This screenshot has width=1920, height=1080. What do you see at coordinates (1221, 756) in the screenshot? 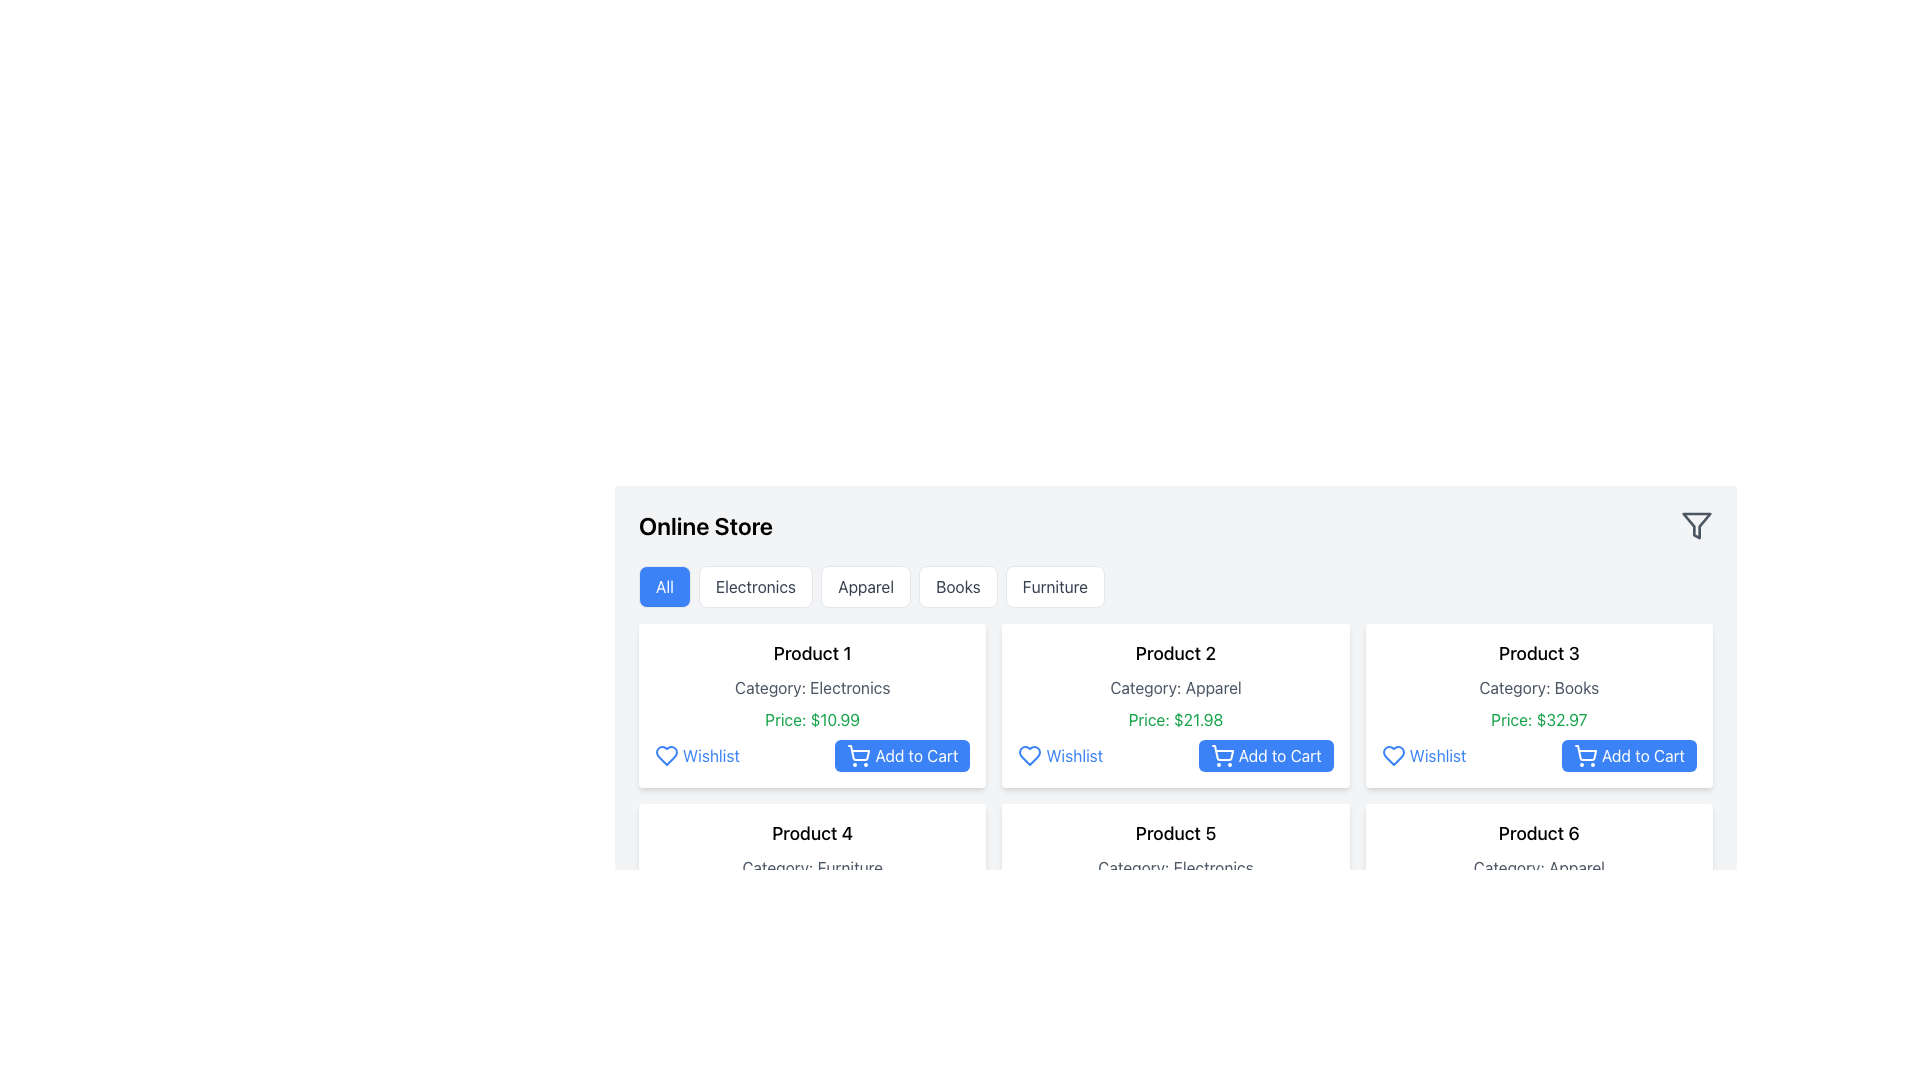
I see `the add to cart icon located inside the 'Add to Cart' button of the second product from the left in the top row of the product grid` at bounding box center [1221, 756].